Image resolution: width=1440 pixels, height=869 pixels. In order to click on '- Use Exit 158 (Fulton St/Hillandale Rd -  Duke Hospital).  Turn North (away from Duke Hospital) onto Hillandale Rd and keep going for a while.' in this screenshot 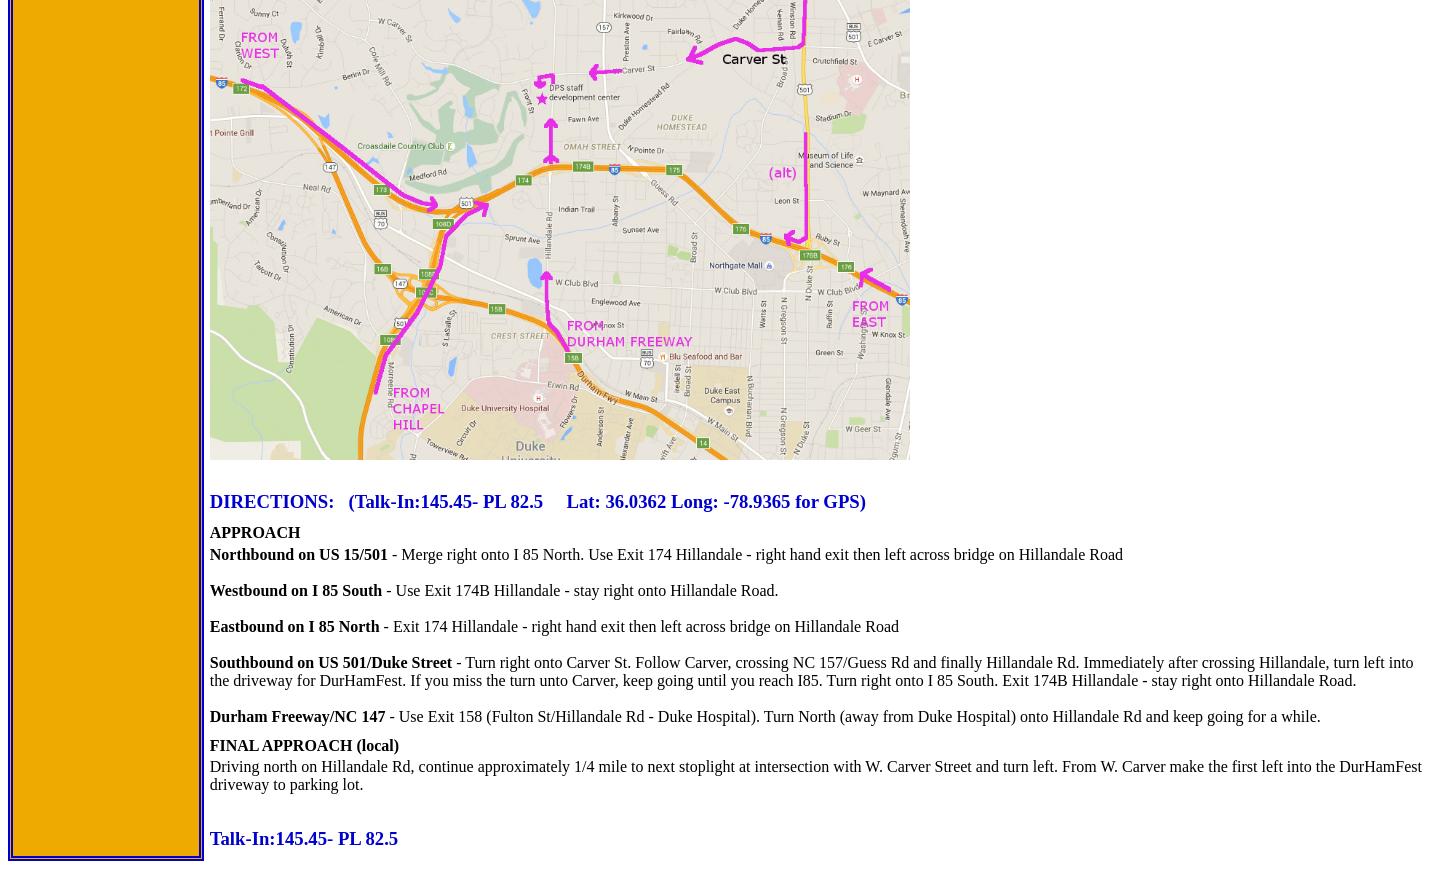, I will do `click(851, 715)`.